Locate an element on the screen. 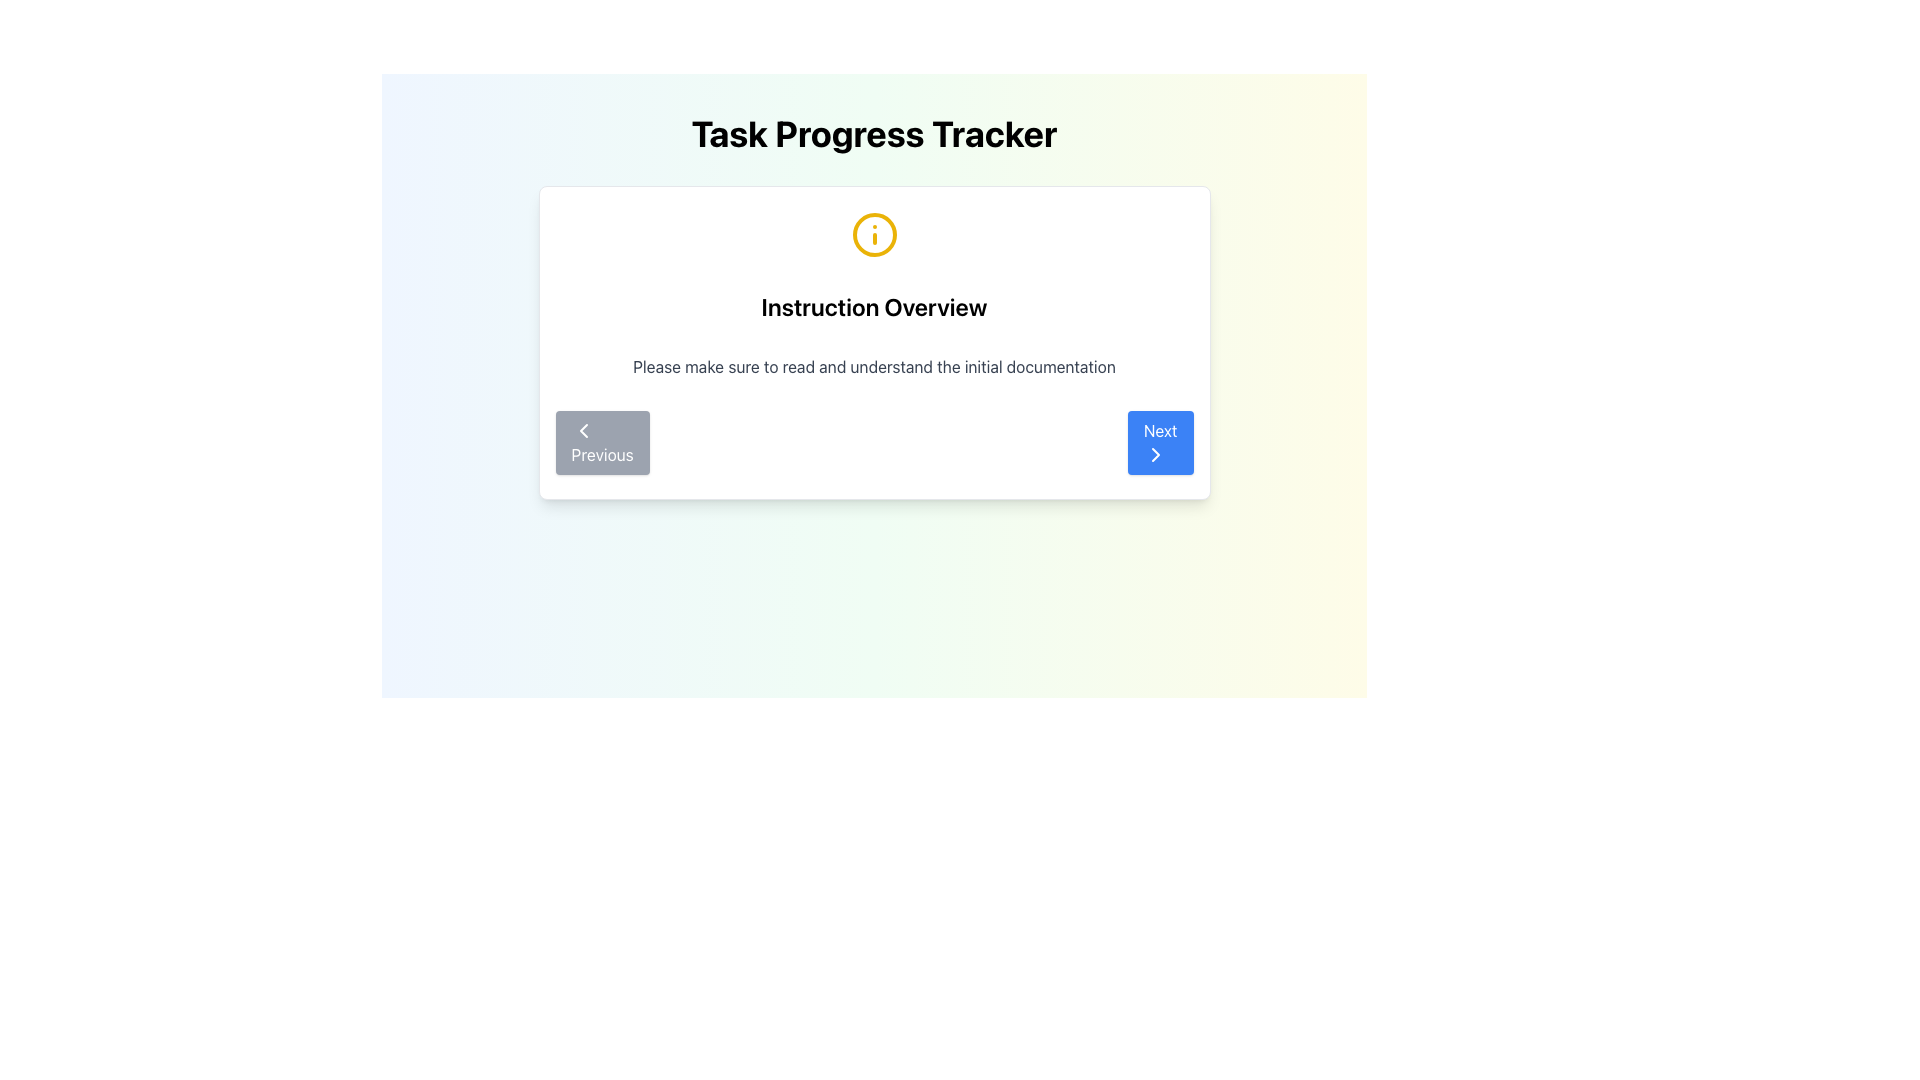 The height and width of the screenshot is (1080, 1920). the button located on the far-right side of the horizontal button group is located at coordinates (1160, 442).